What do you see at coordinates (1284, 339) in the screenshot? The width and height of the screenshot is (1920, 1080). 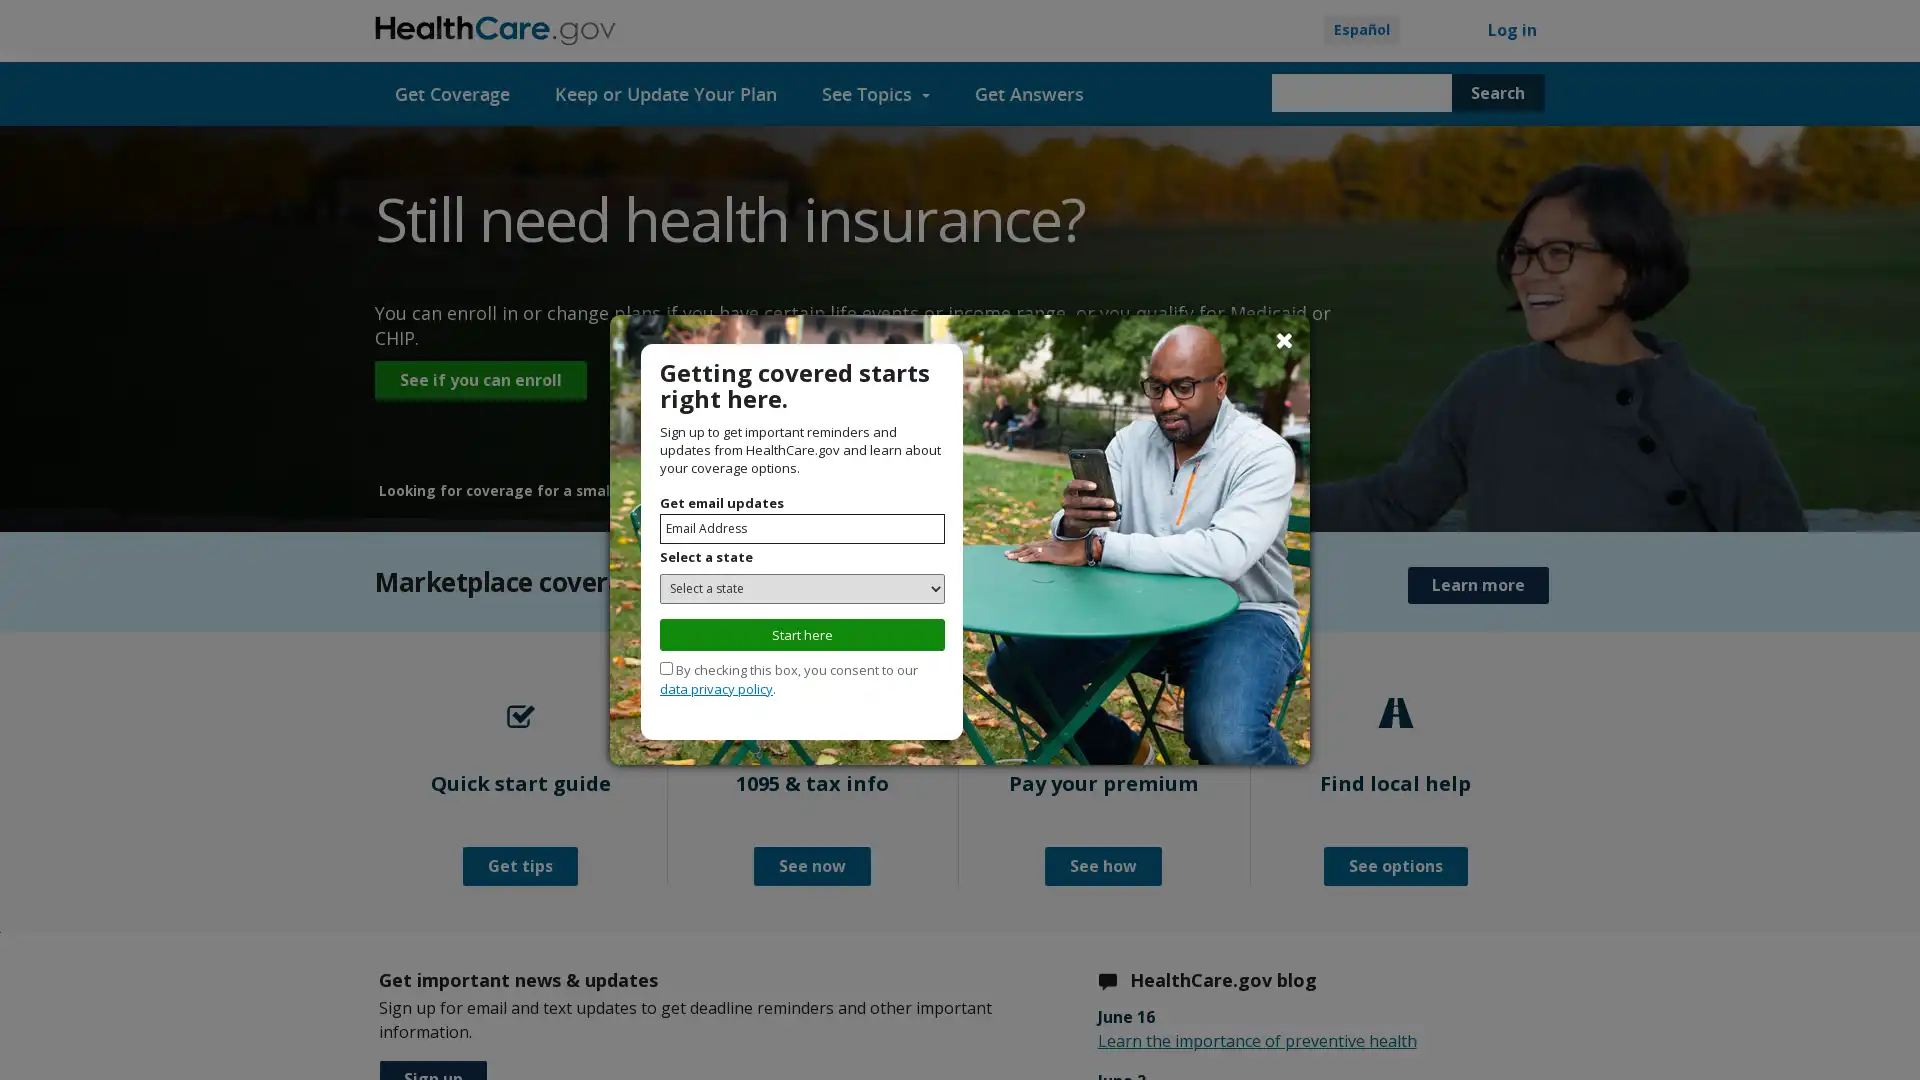 I see `Close subscription dialog` at bounding box center [1284, 339].